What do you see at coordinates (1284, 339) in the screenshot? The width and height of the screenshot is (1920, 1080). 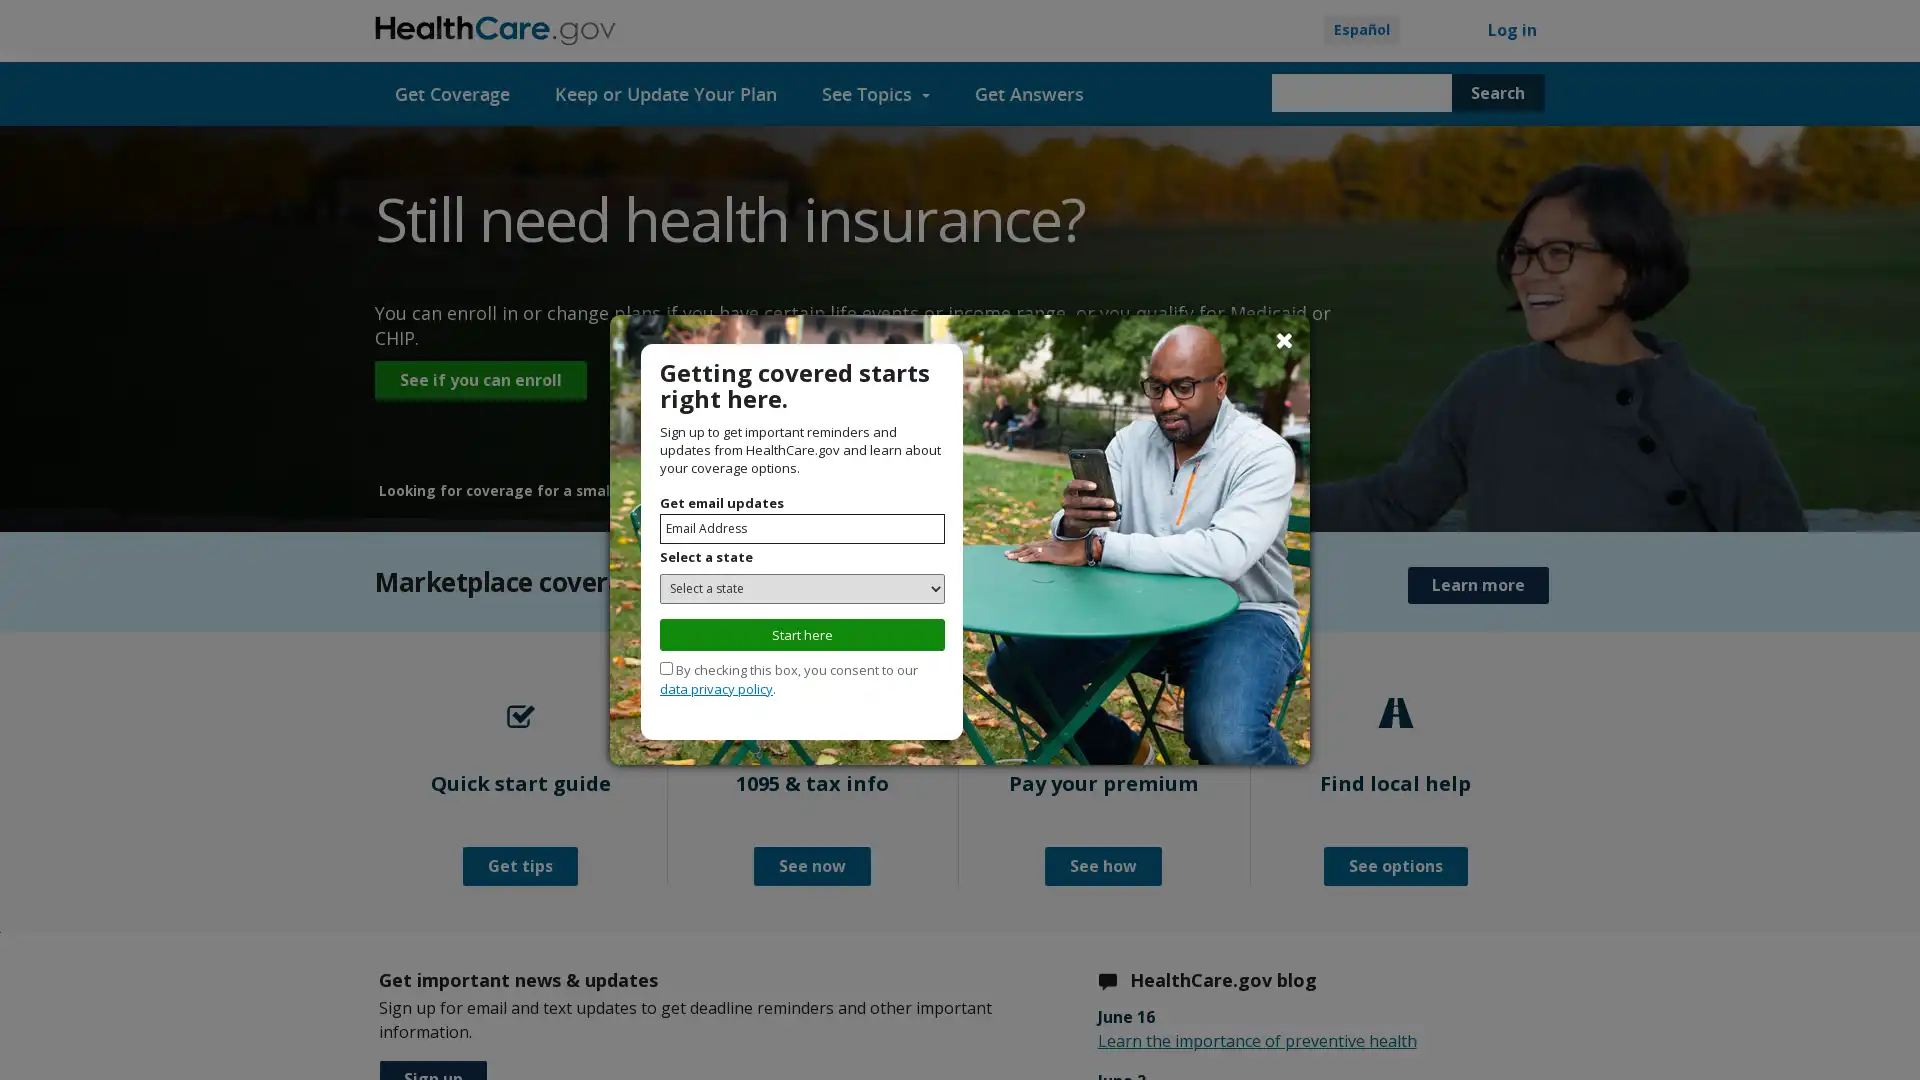 I see `Close subscription dialog` at bounding box center [1284, 339].